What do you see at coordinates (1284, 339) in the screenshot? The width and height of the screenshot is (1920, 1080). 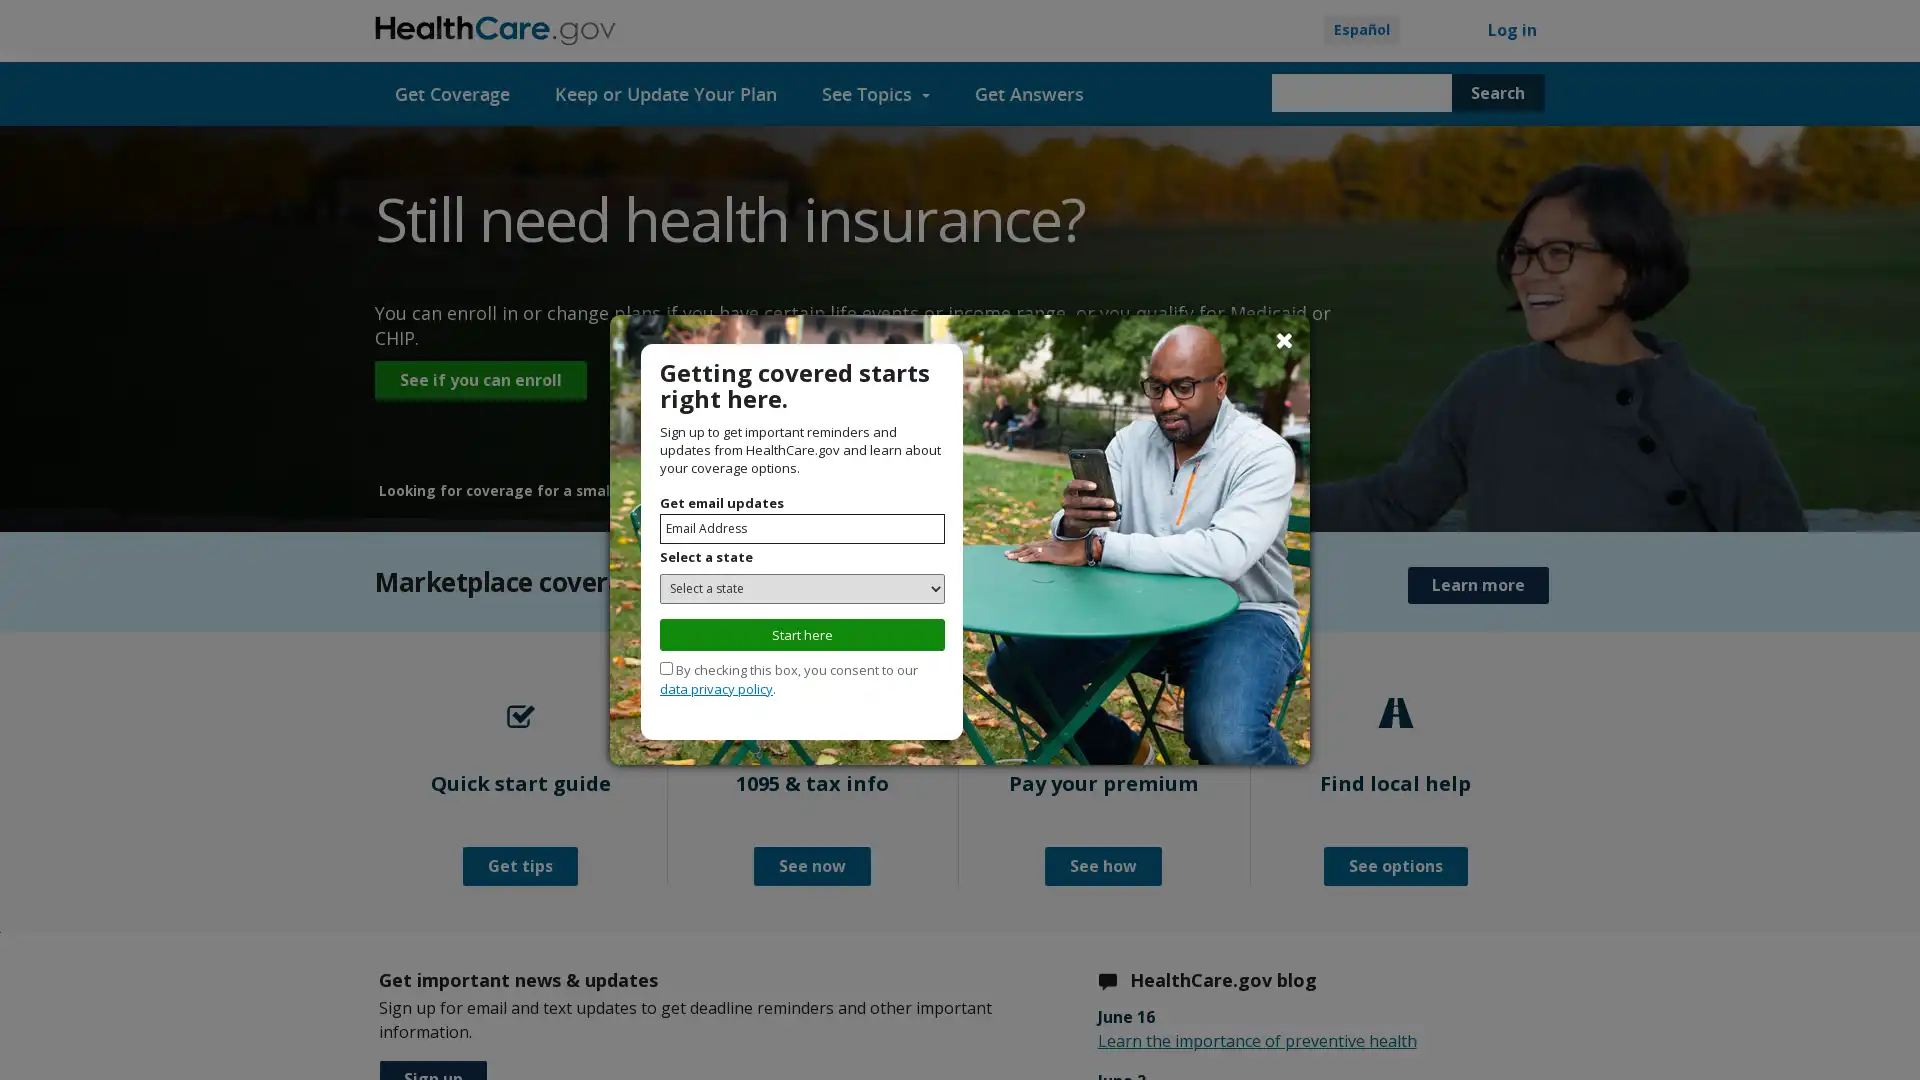 I see `Close subscription dialog` at bounding box center [1284, 339].